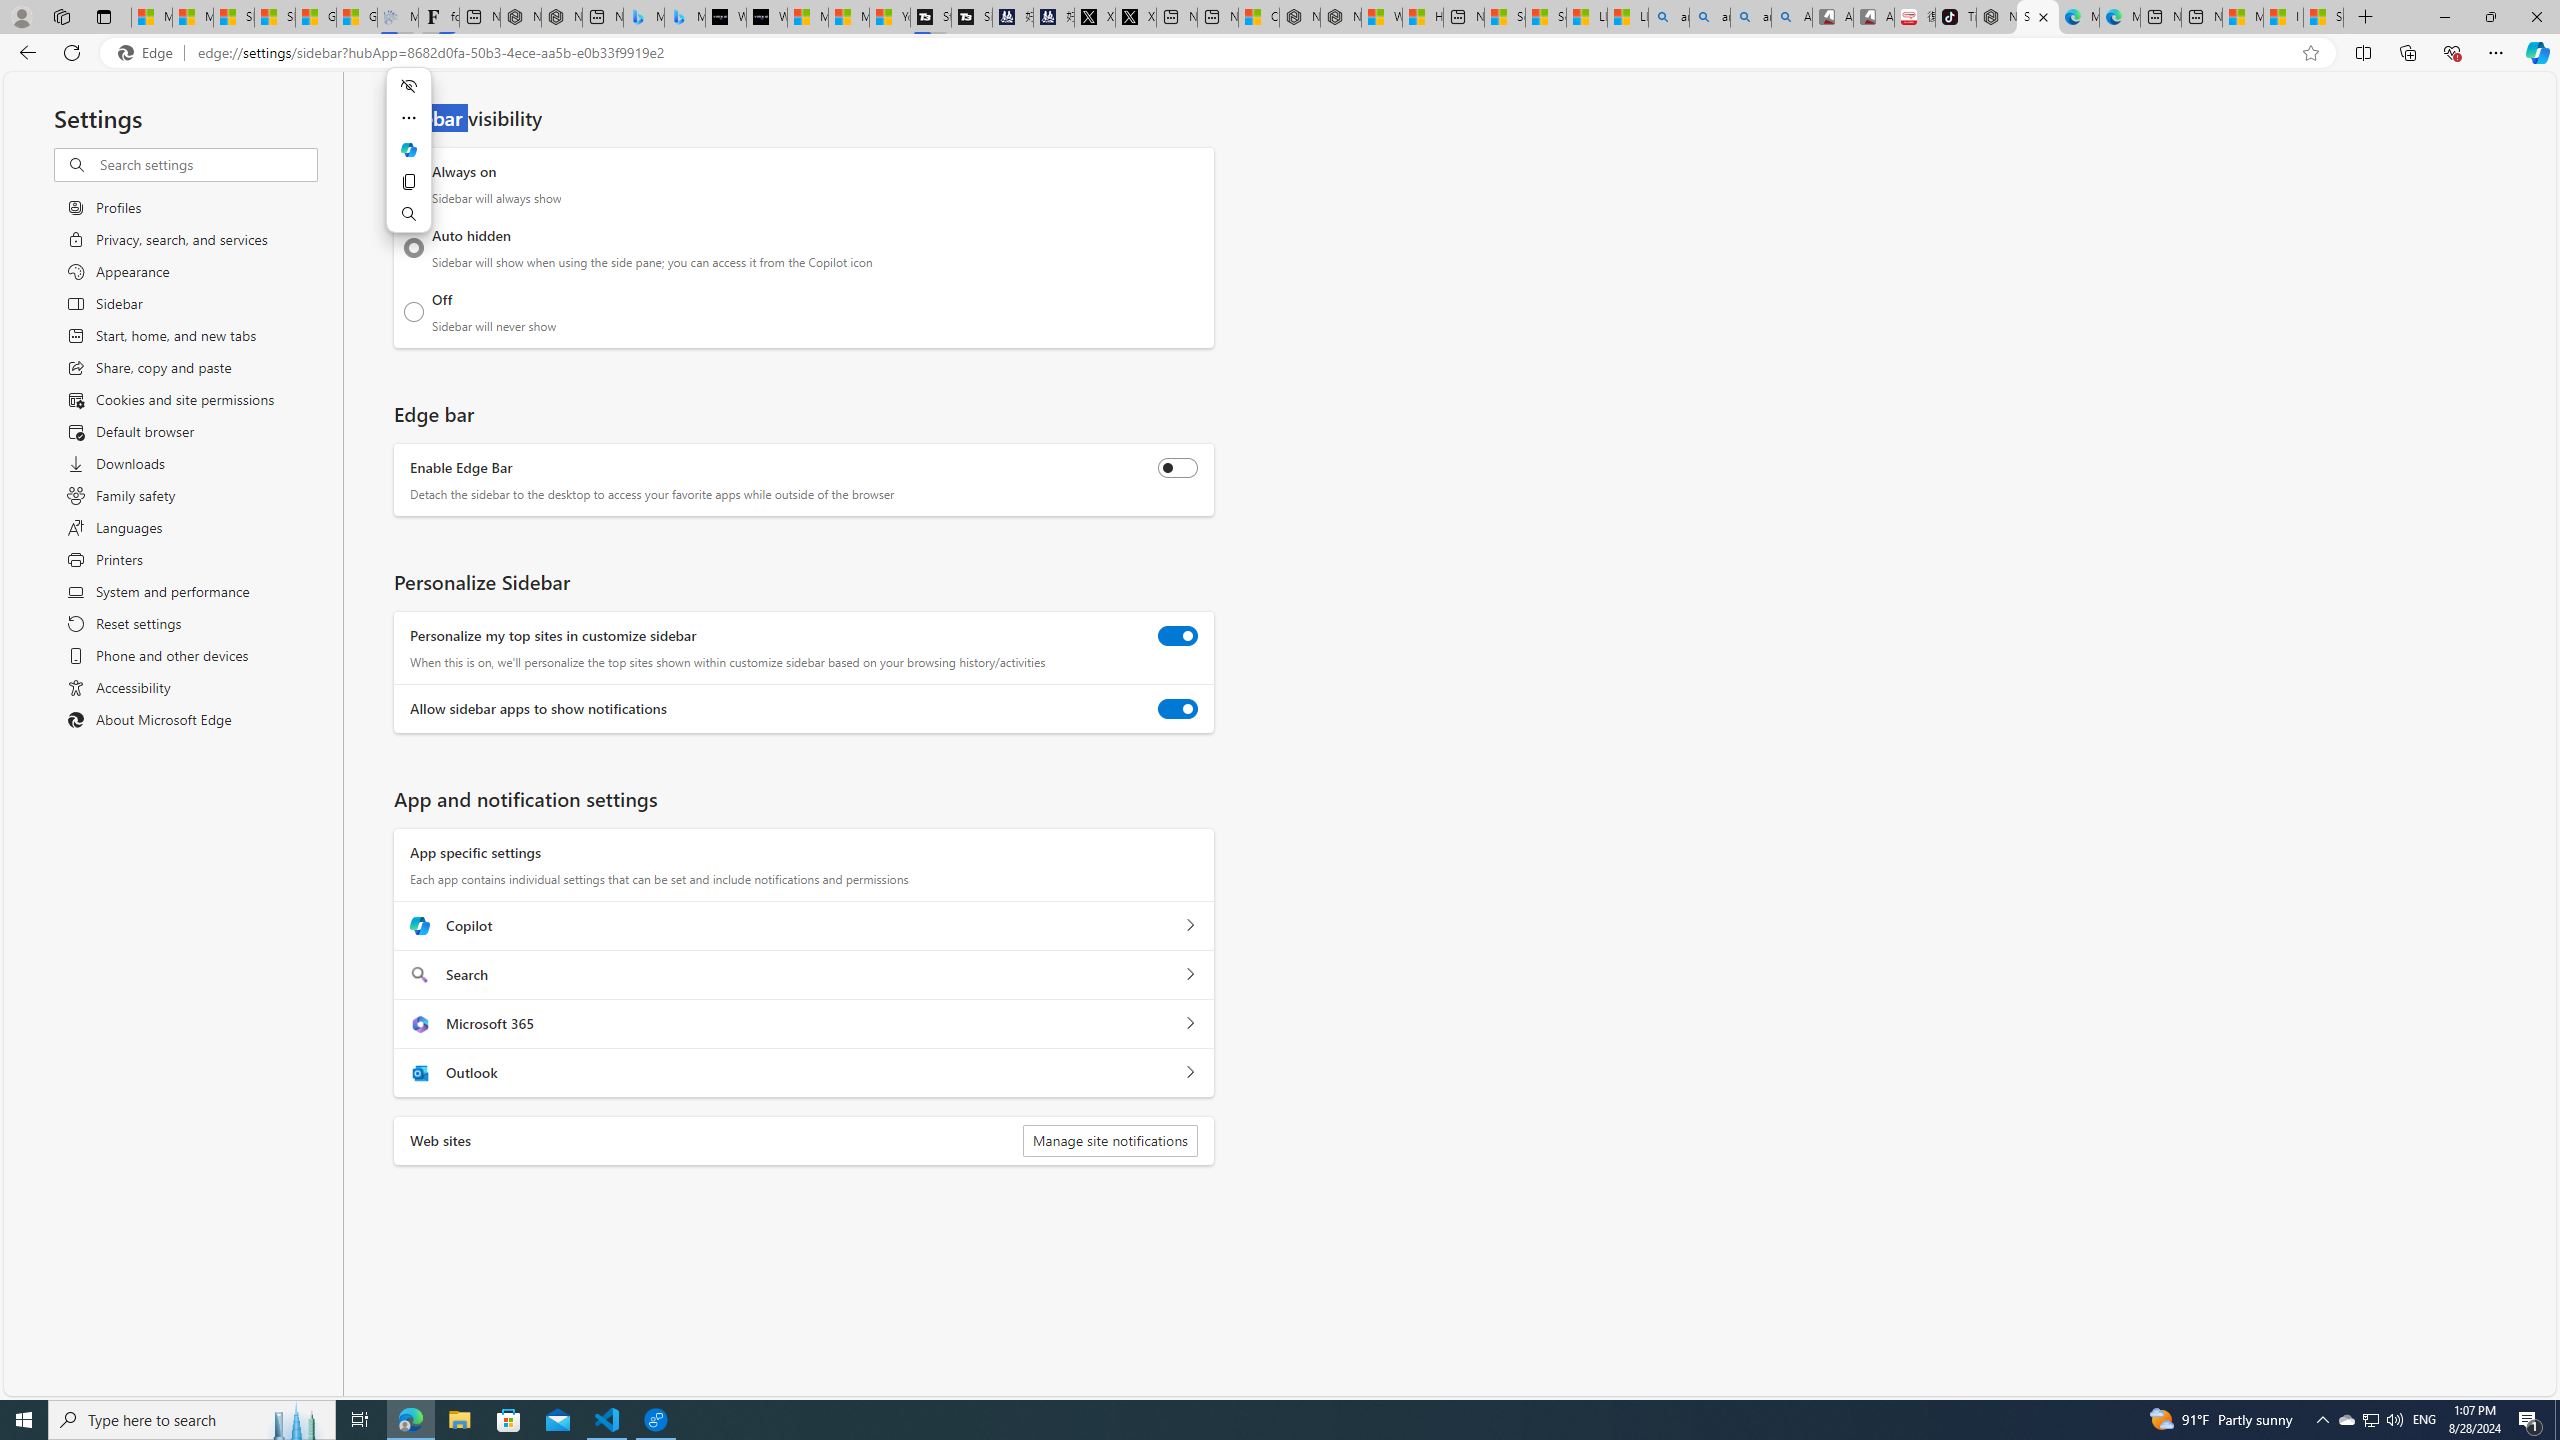  Describe the element at coordinates (1177, 467) in the screenshot. I see `'Enable Edge Bar'` at that location.